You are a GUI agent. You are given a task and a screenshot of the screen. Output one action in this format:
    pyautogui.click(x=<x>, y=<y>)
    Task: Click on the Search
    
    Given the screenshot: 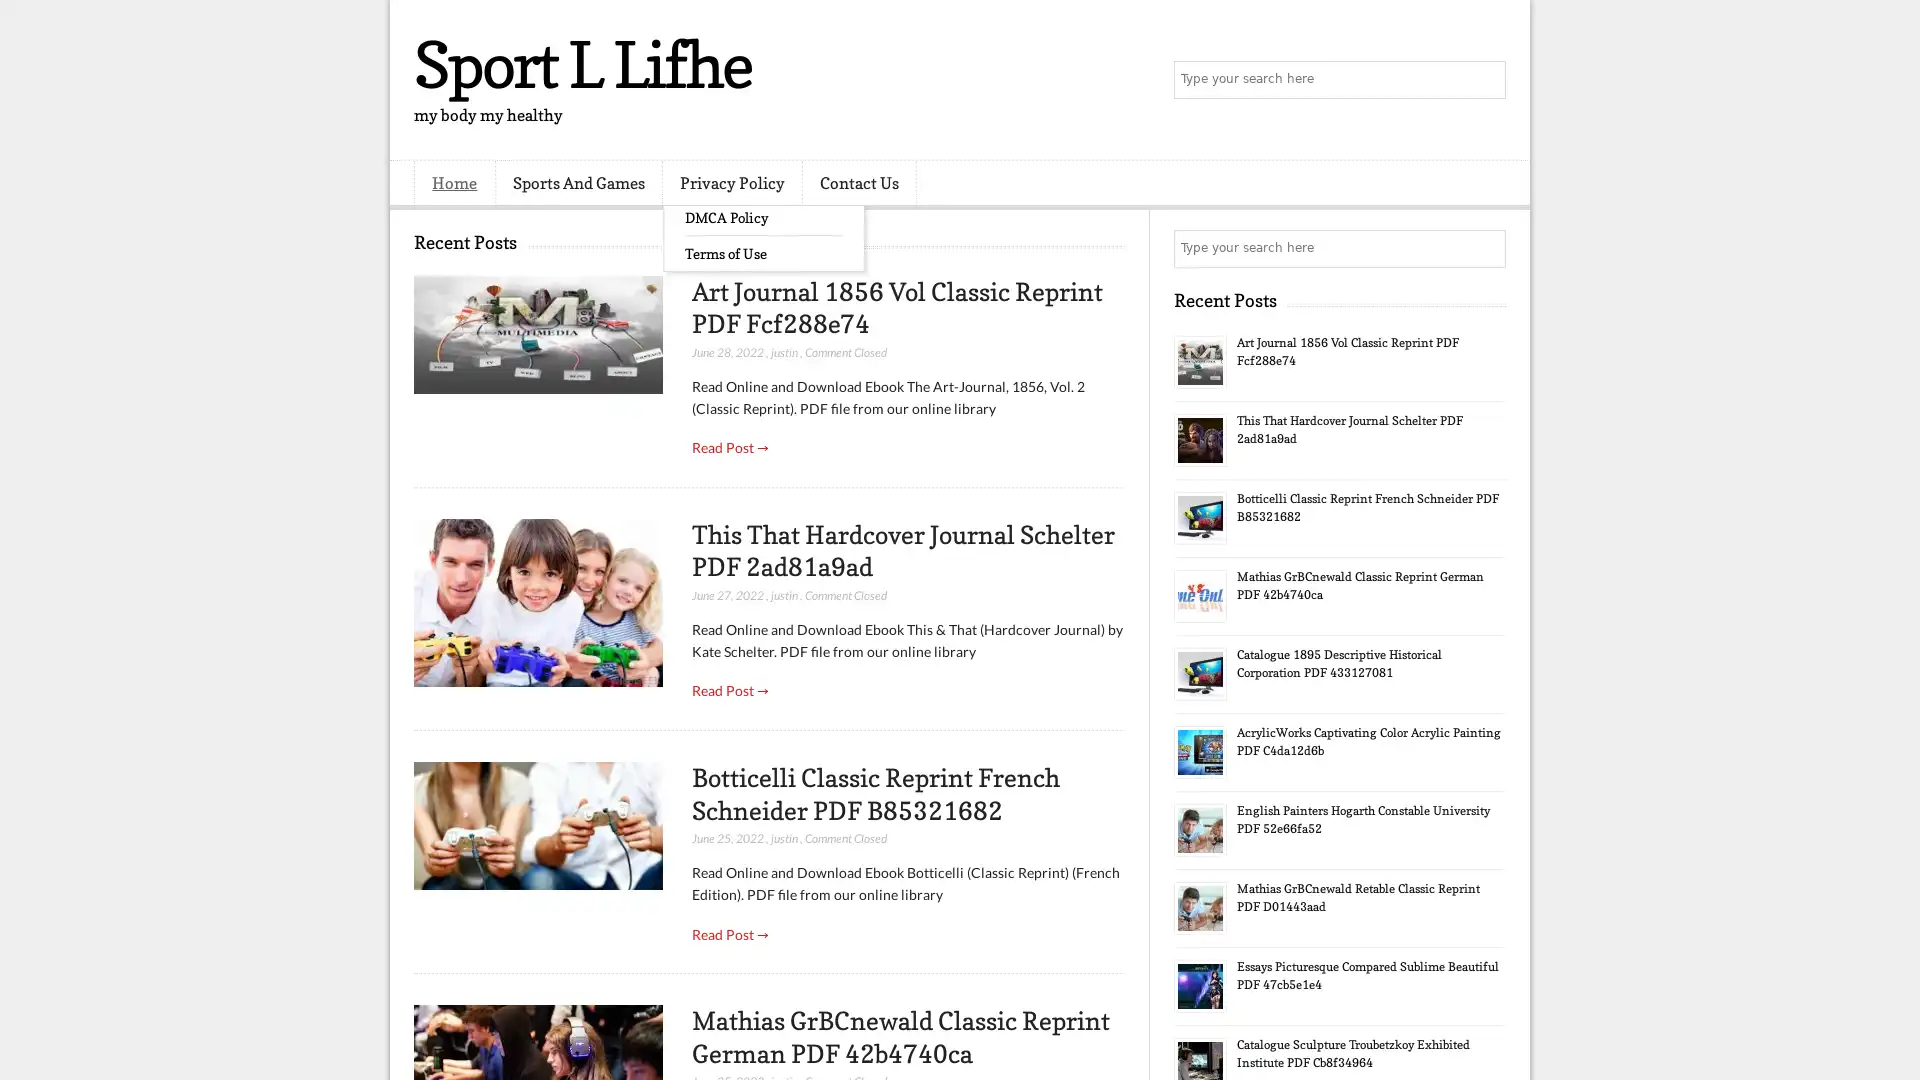 What is the action you would take?
    pyautogui.click(x=1485, y=248)
    